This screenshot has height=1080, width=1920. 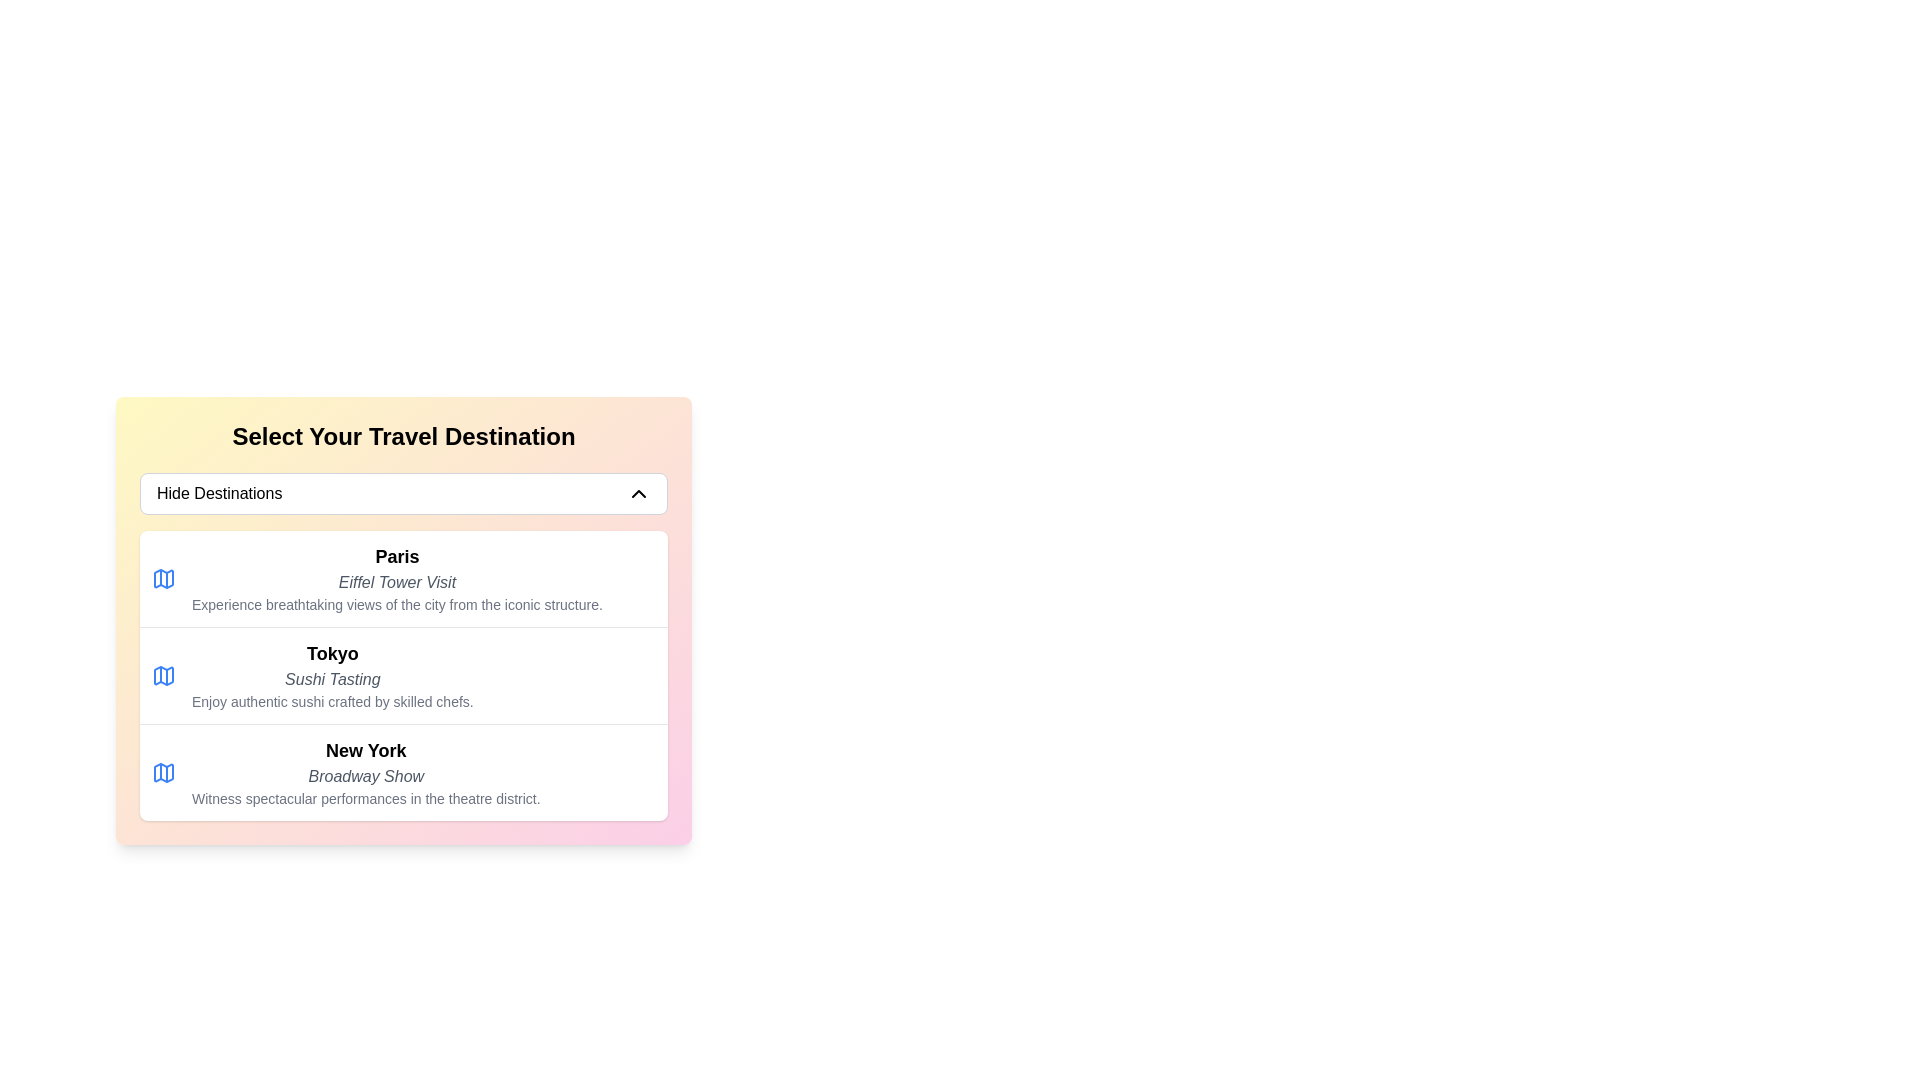 What do you see at coordinates (163, 771) in the screenshot?
I see `the map symbol icon located adjacent to the text 'New York', which is styled with blue lines resembling folding sections of a map` at bounding box center [163, 771].